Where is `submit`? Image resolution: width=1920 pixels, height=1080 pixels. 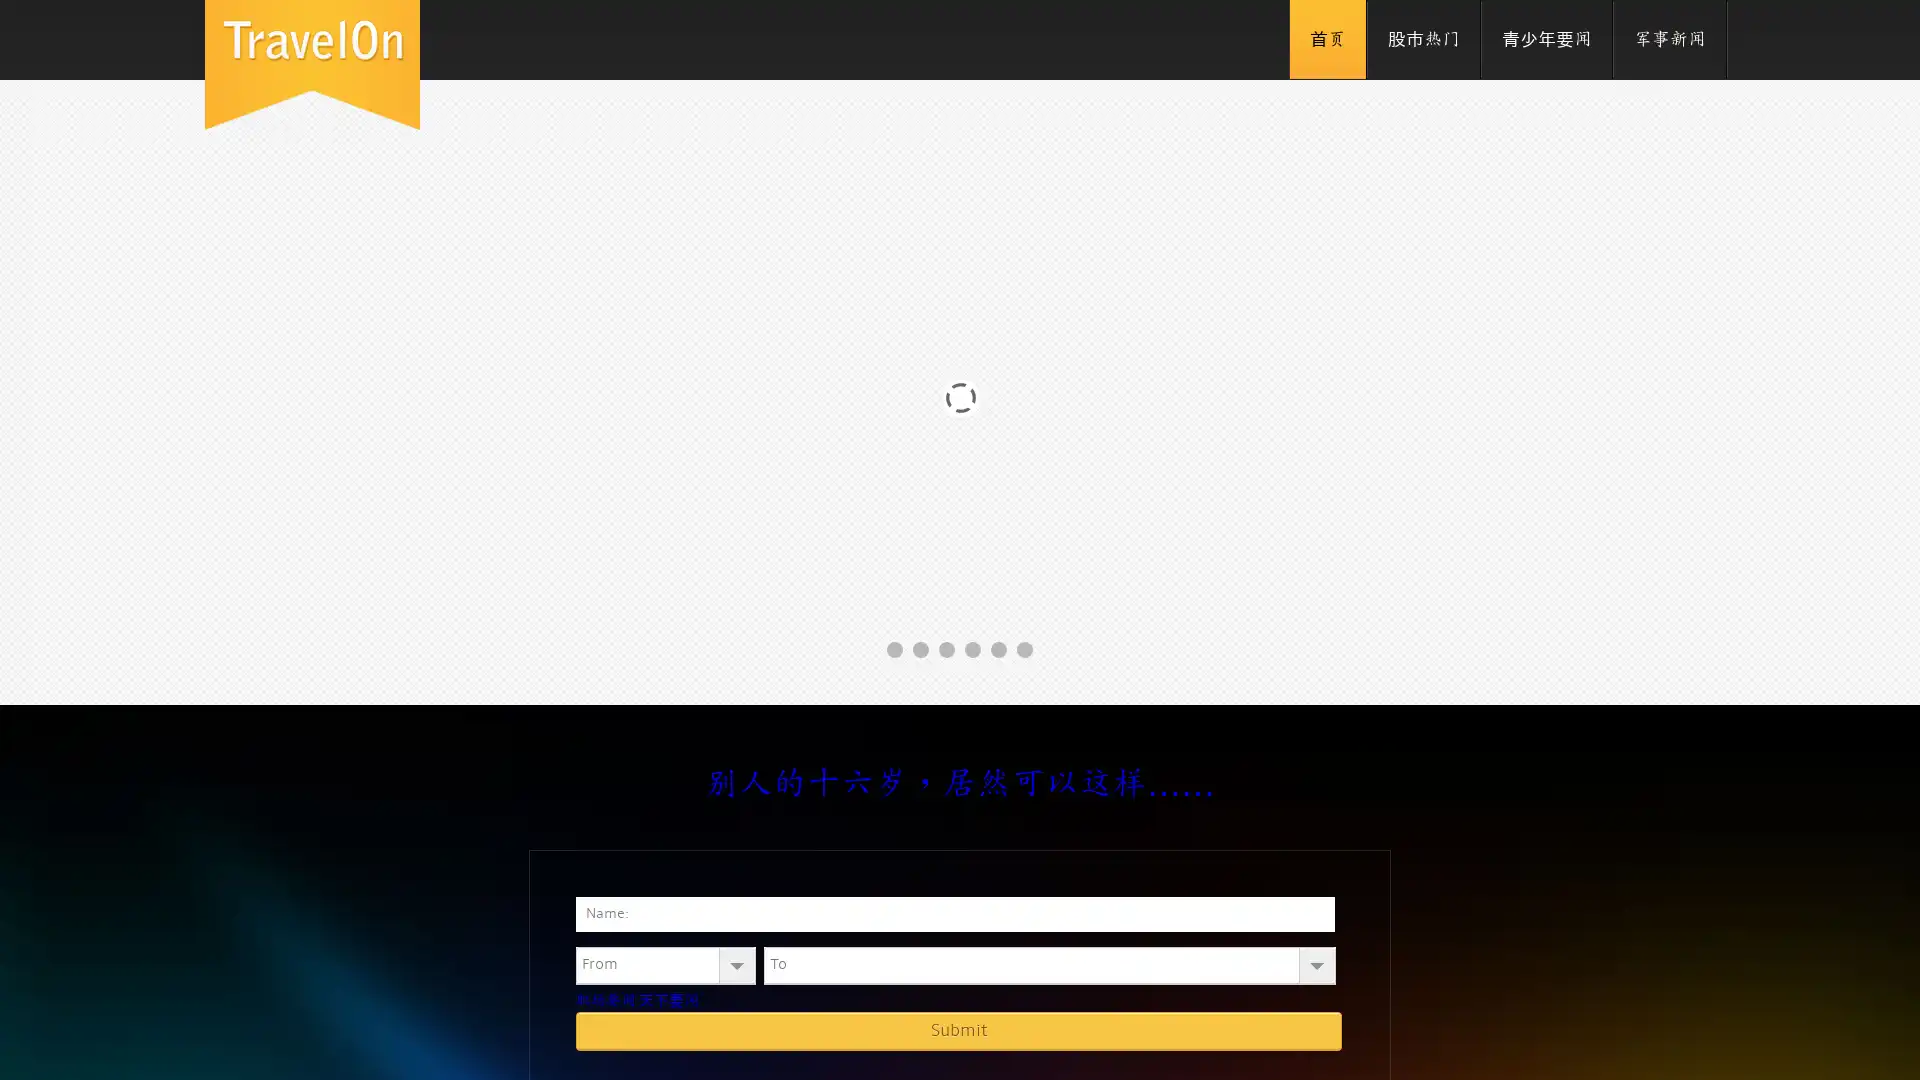
submit is located at coordinates (958, 1030).